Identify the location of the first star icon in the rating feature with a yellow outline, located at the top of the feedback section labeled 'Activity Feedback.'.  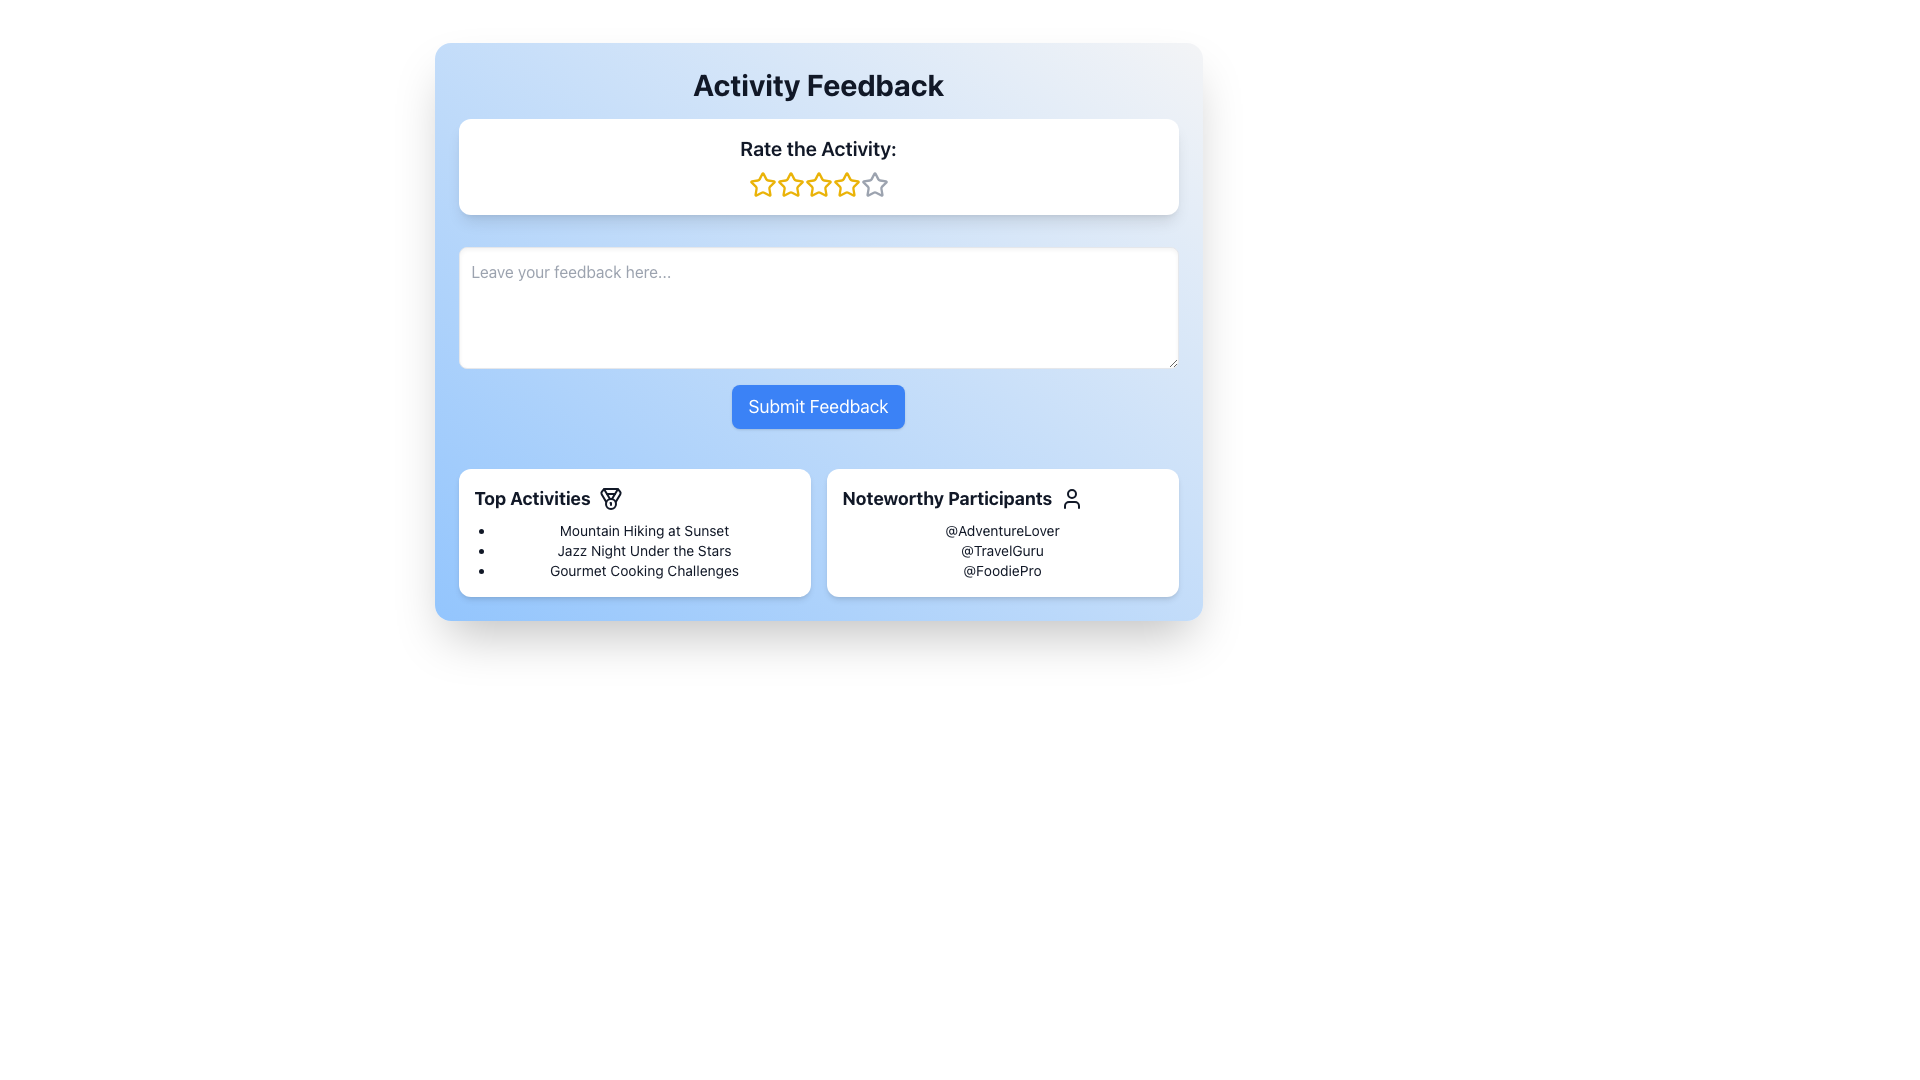
(761, 185).